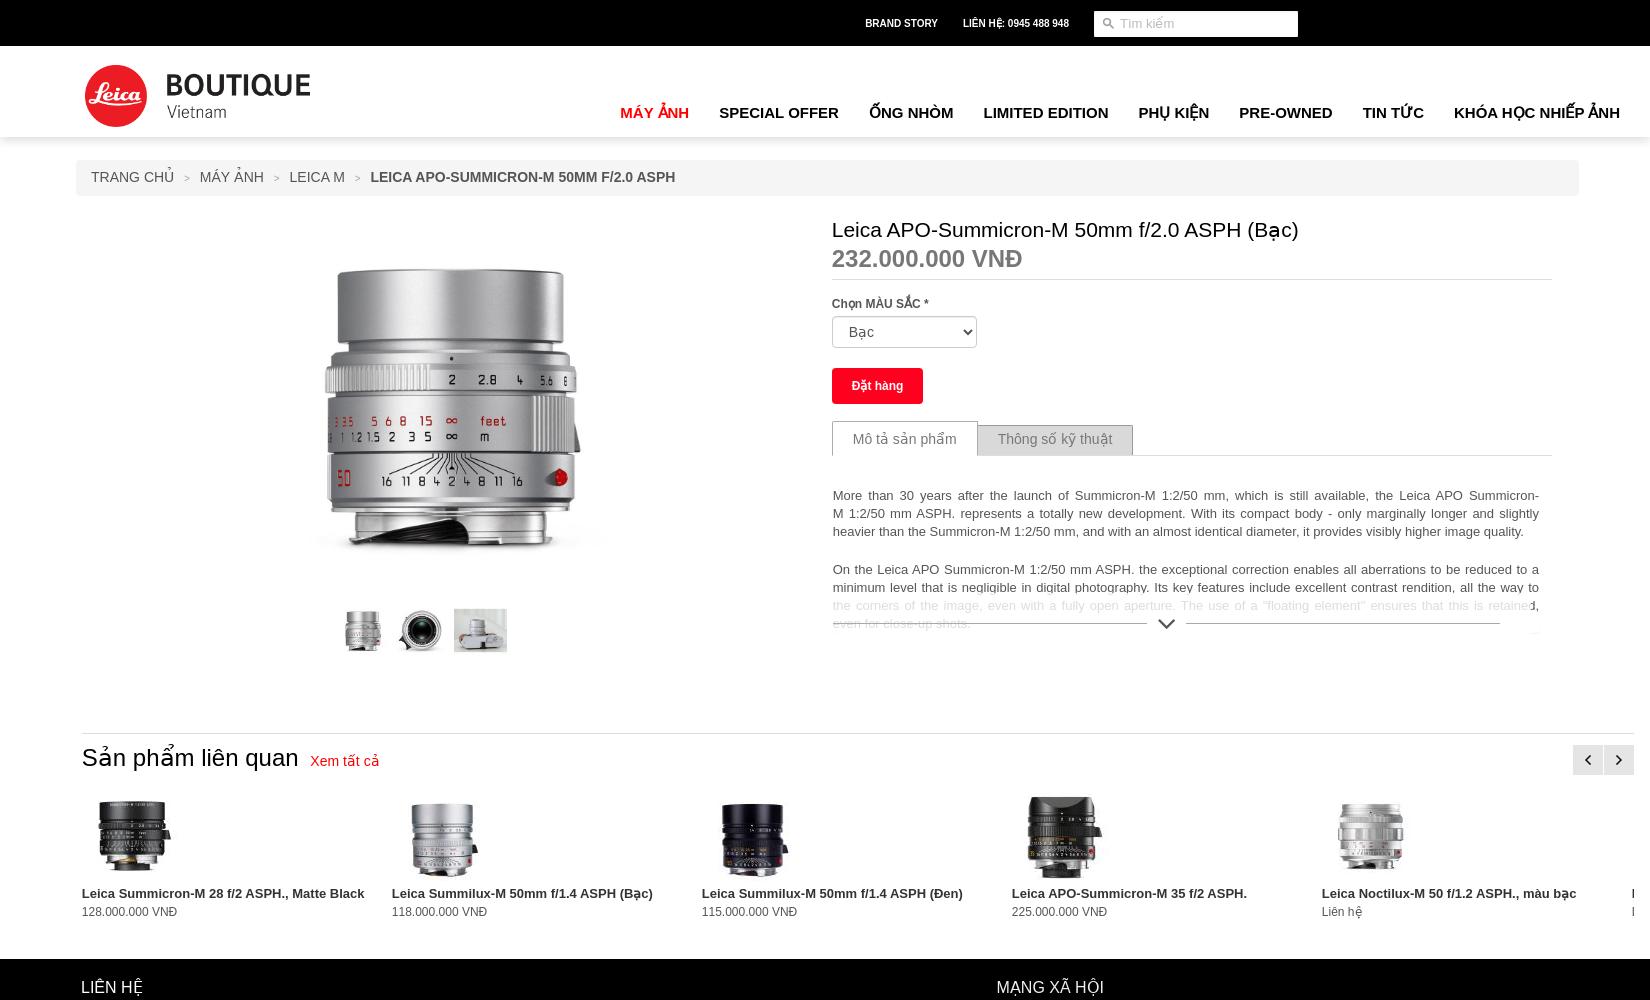 The image size is (1650, 1000). What do you see at coordinates (910, 111) in the screenshot?
I see `'Ống Nhòm'` at bounding box center [910, 111].